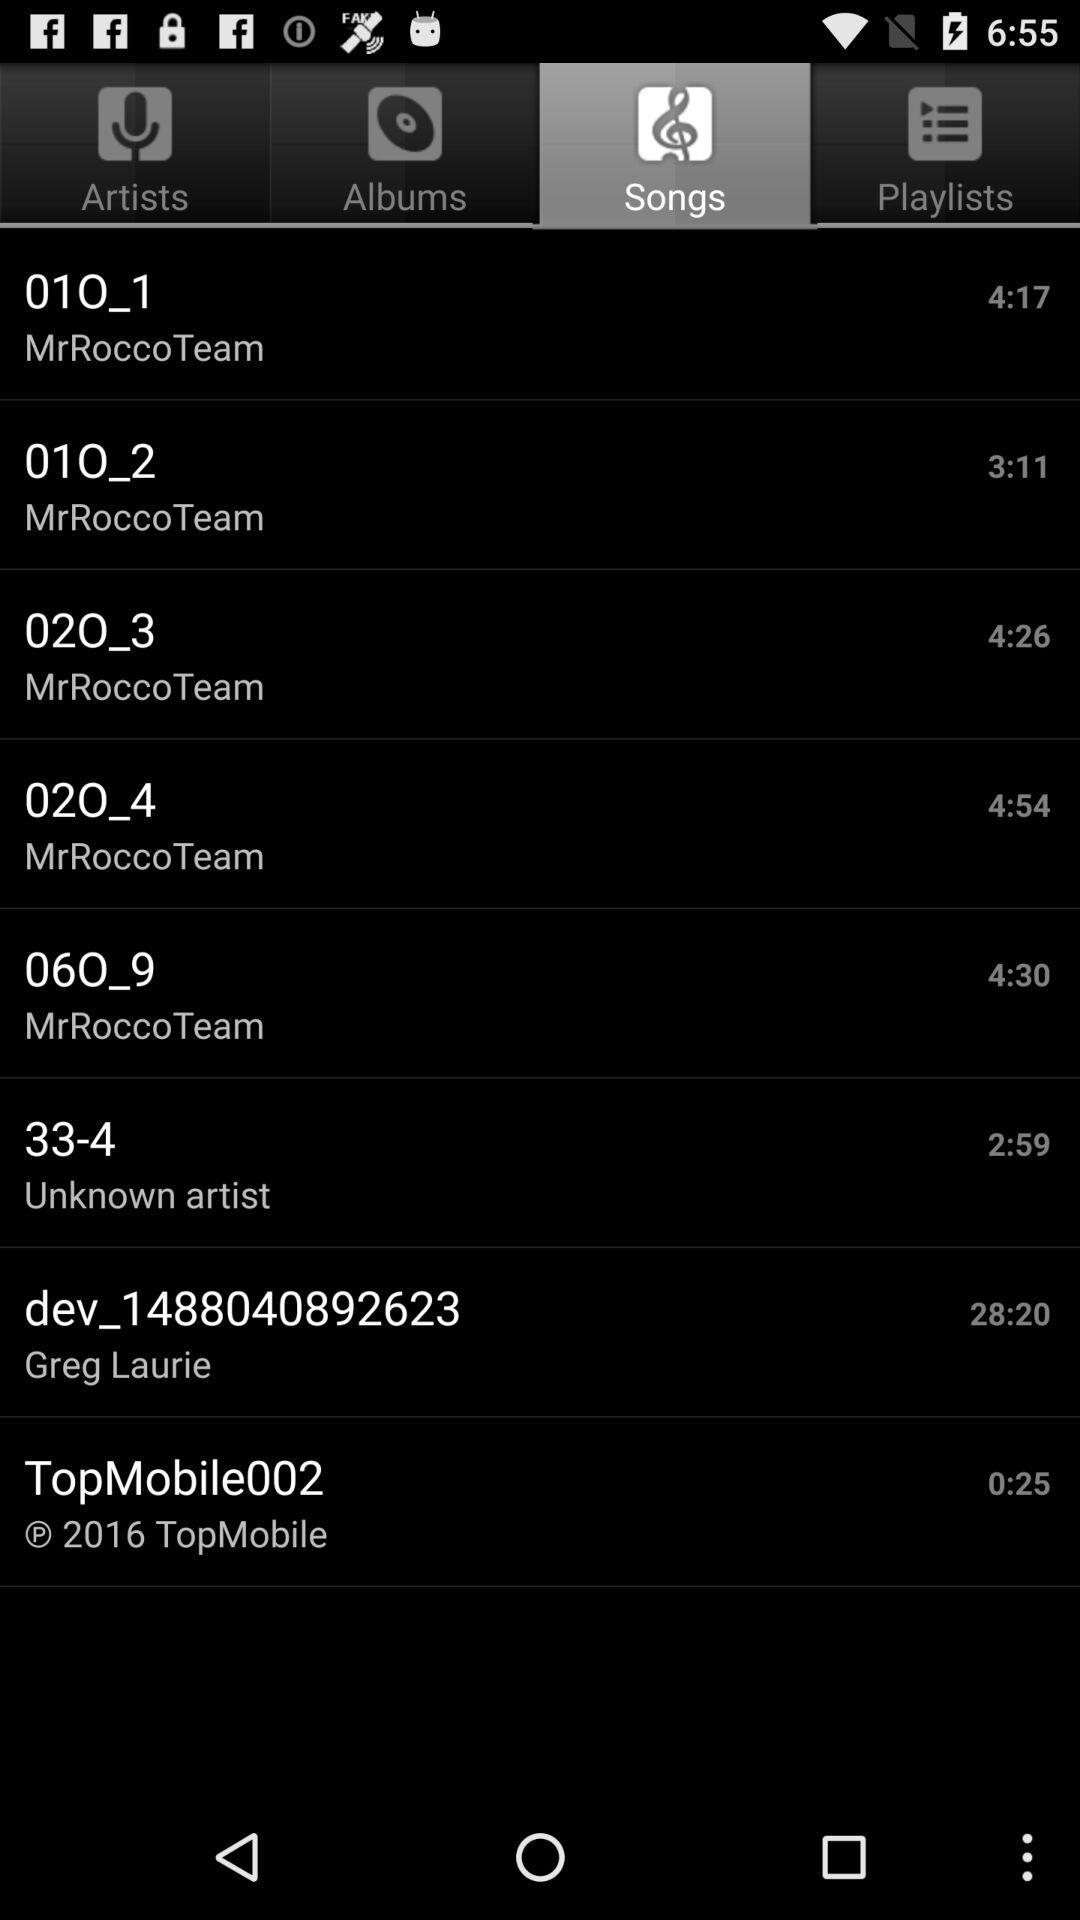 This screenshot has width=1080, height=1920. I want to click on app next to the artists icon, so click(675, 146).